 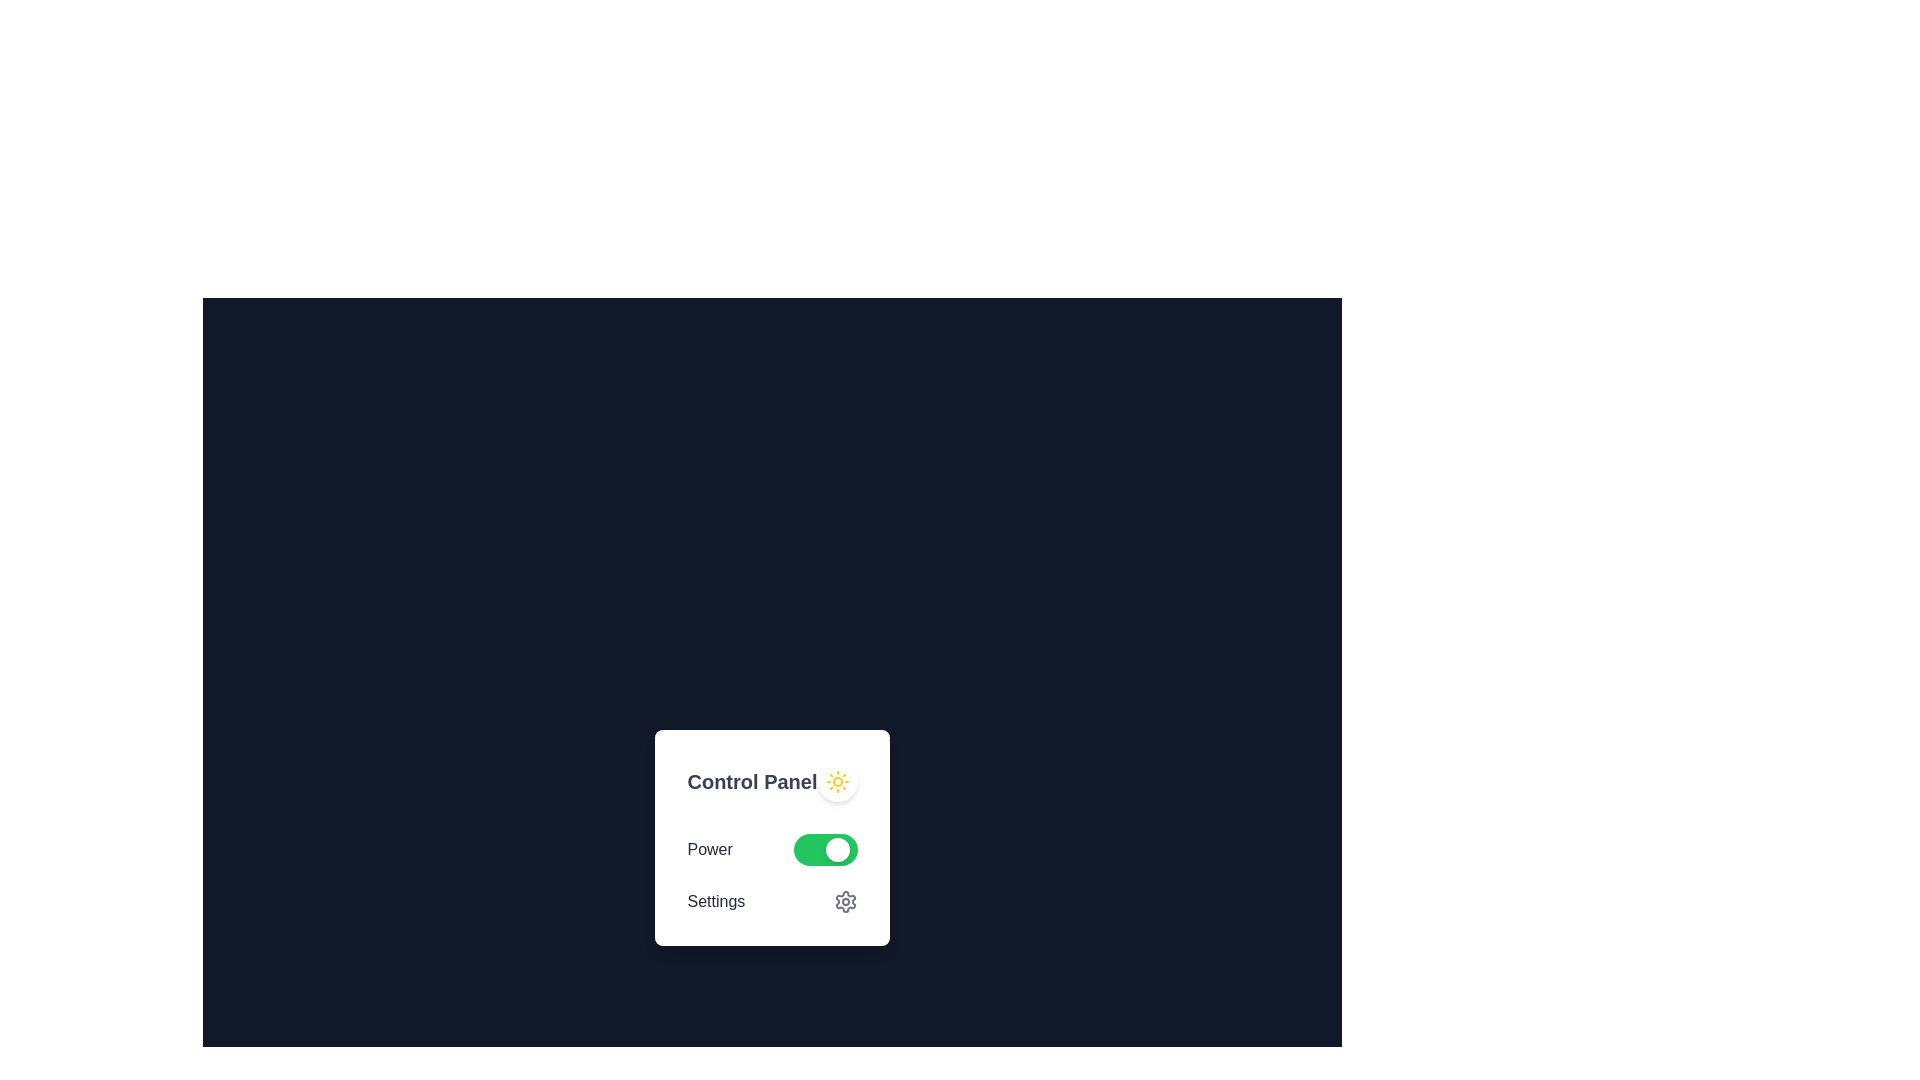 I want to click on the Icon button located to the far right of the 'Settings' text, so click(x=845, y=902).